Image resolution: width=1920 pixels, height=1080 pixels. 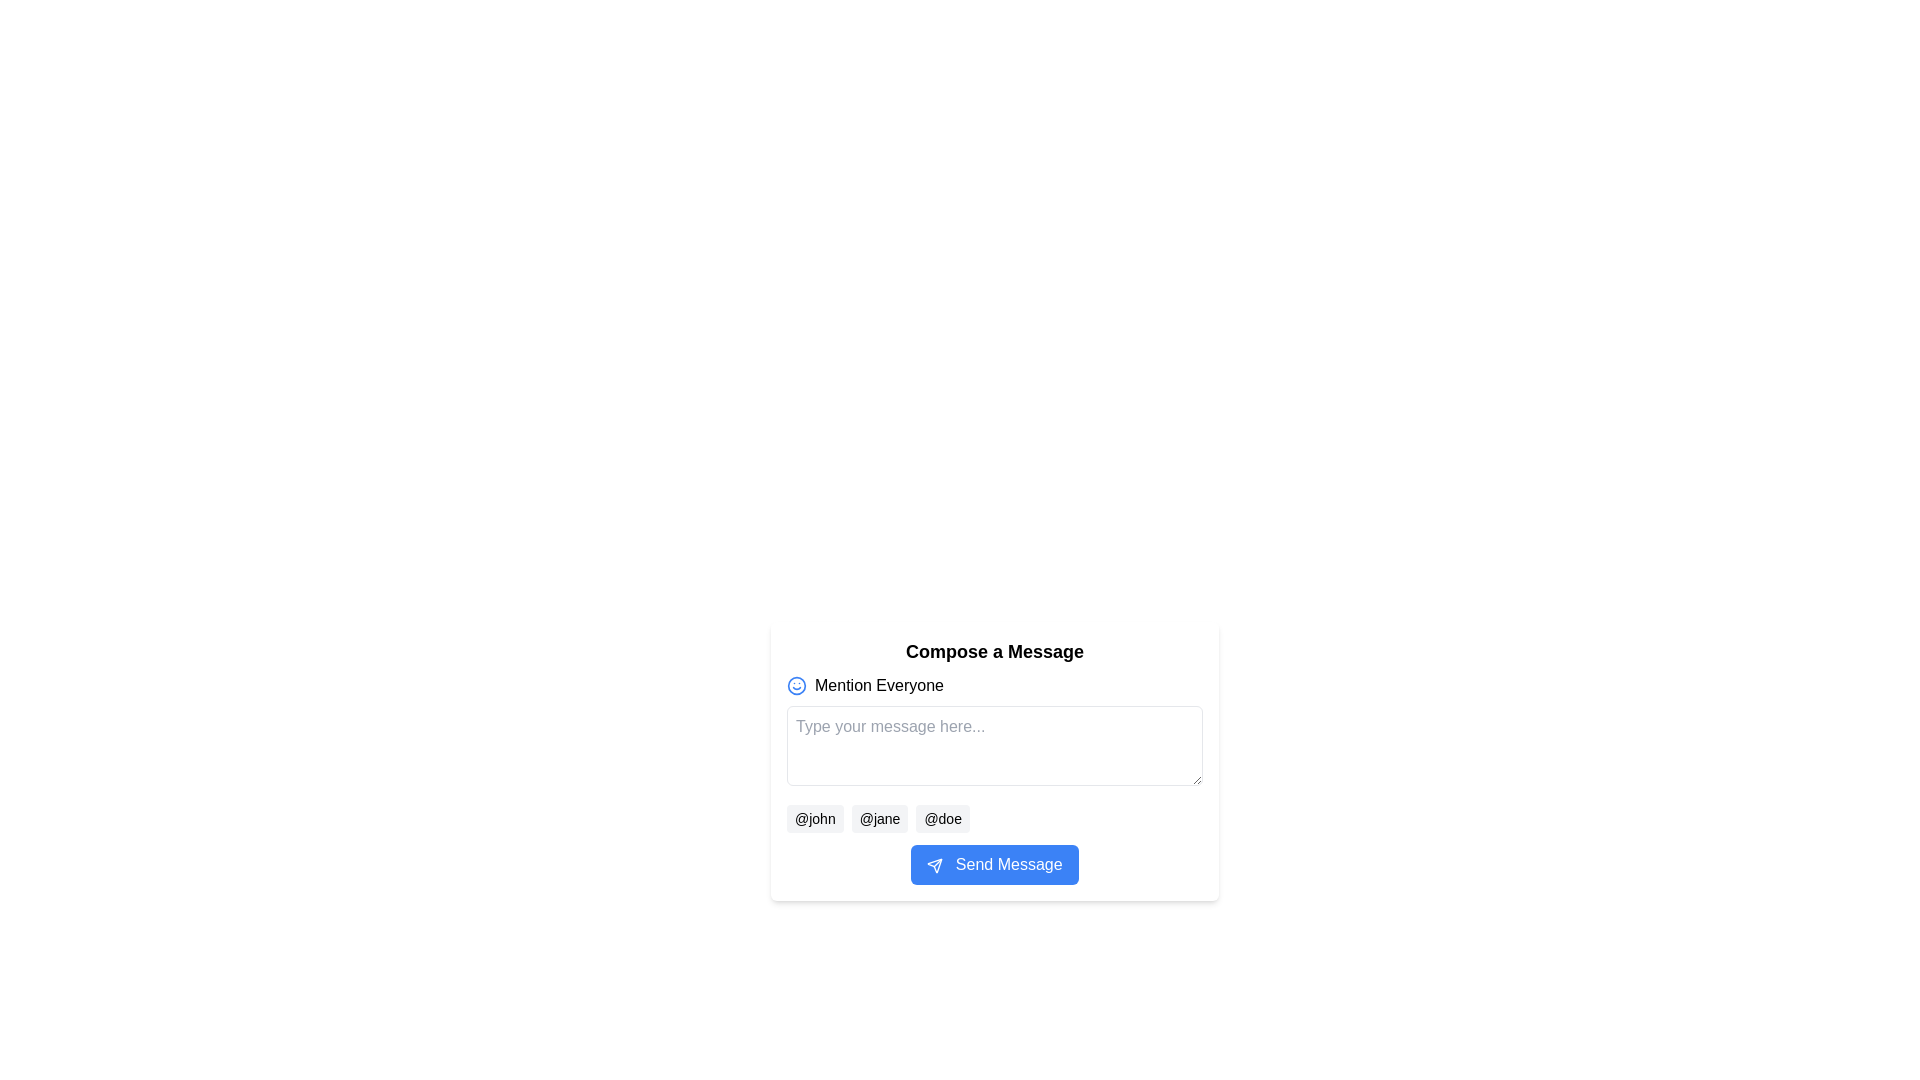 What do you see at coordinates (795, 685) in the screenshot?
I see `the visuals of the circular stroke of the smiley face icon, which is positioned to the left of the 'Mention Everyone' text` at bounding box center [795, 685].